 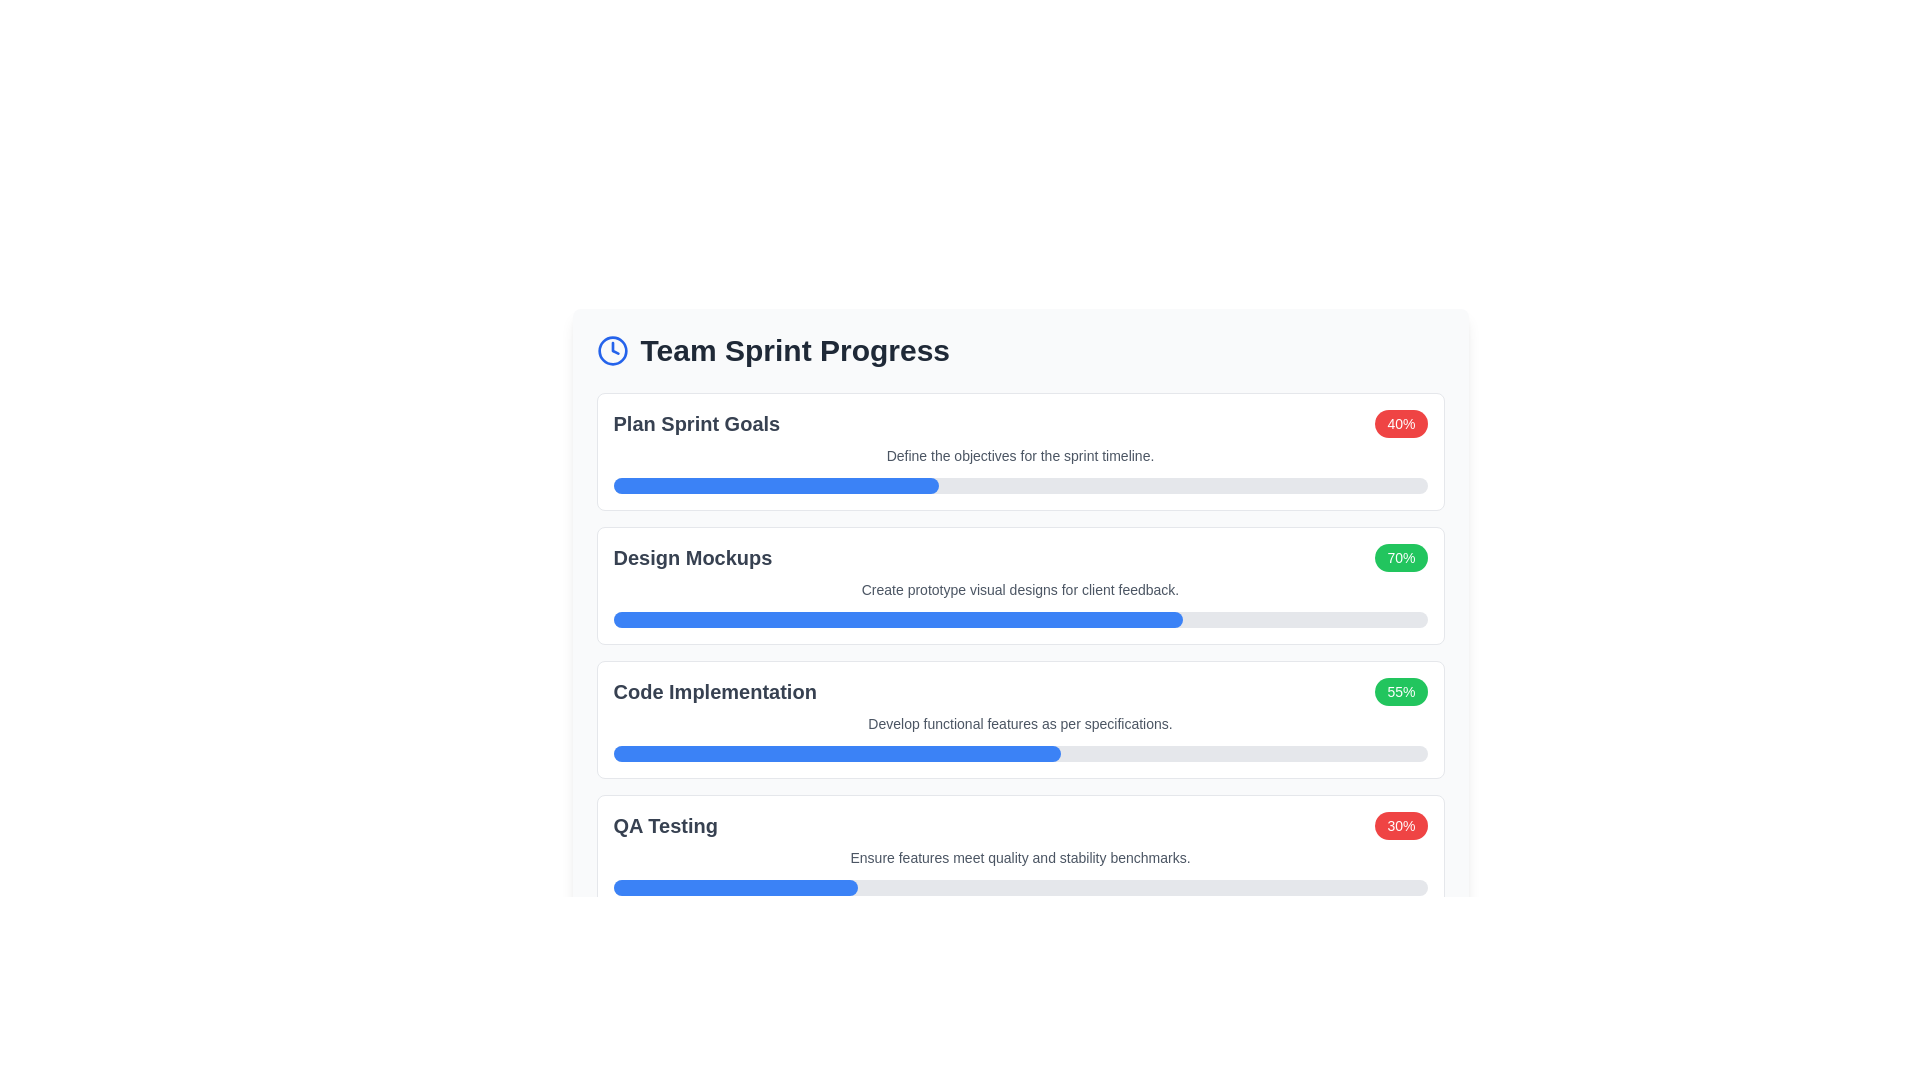 What do you see at coordinates (611, 350) in the screenshot?
I see `the circular shape that serves as the clock face's outline, located adjacent to the title 'Team Sprint Progress'` at bounding box center [611, 350].